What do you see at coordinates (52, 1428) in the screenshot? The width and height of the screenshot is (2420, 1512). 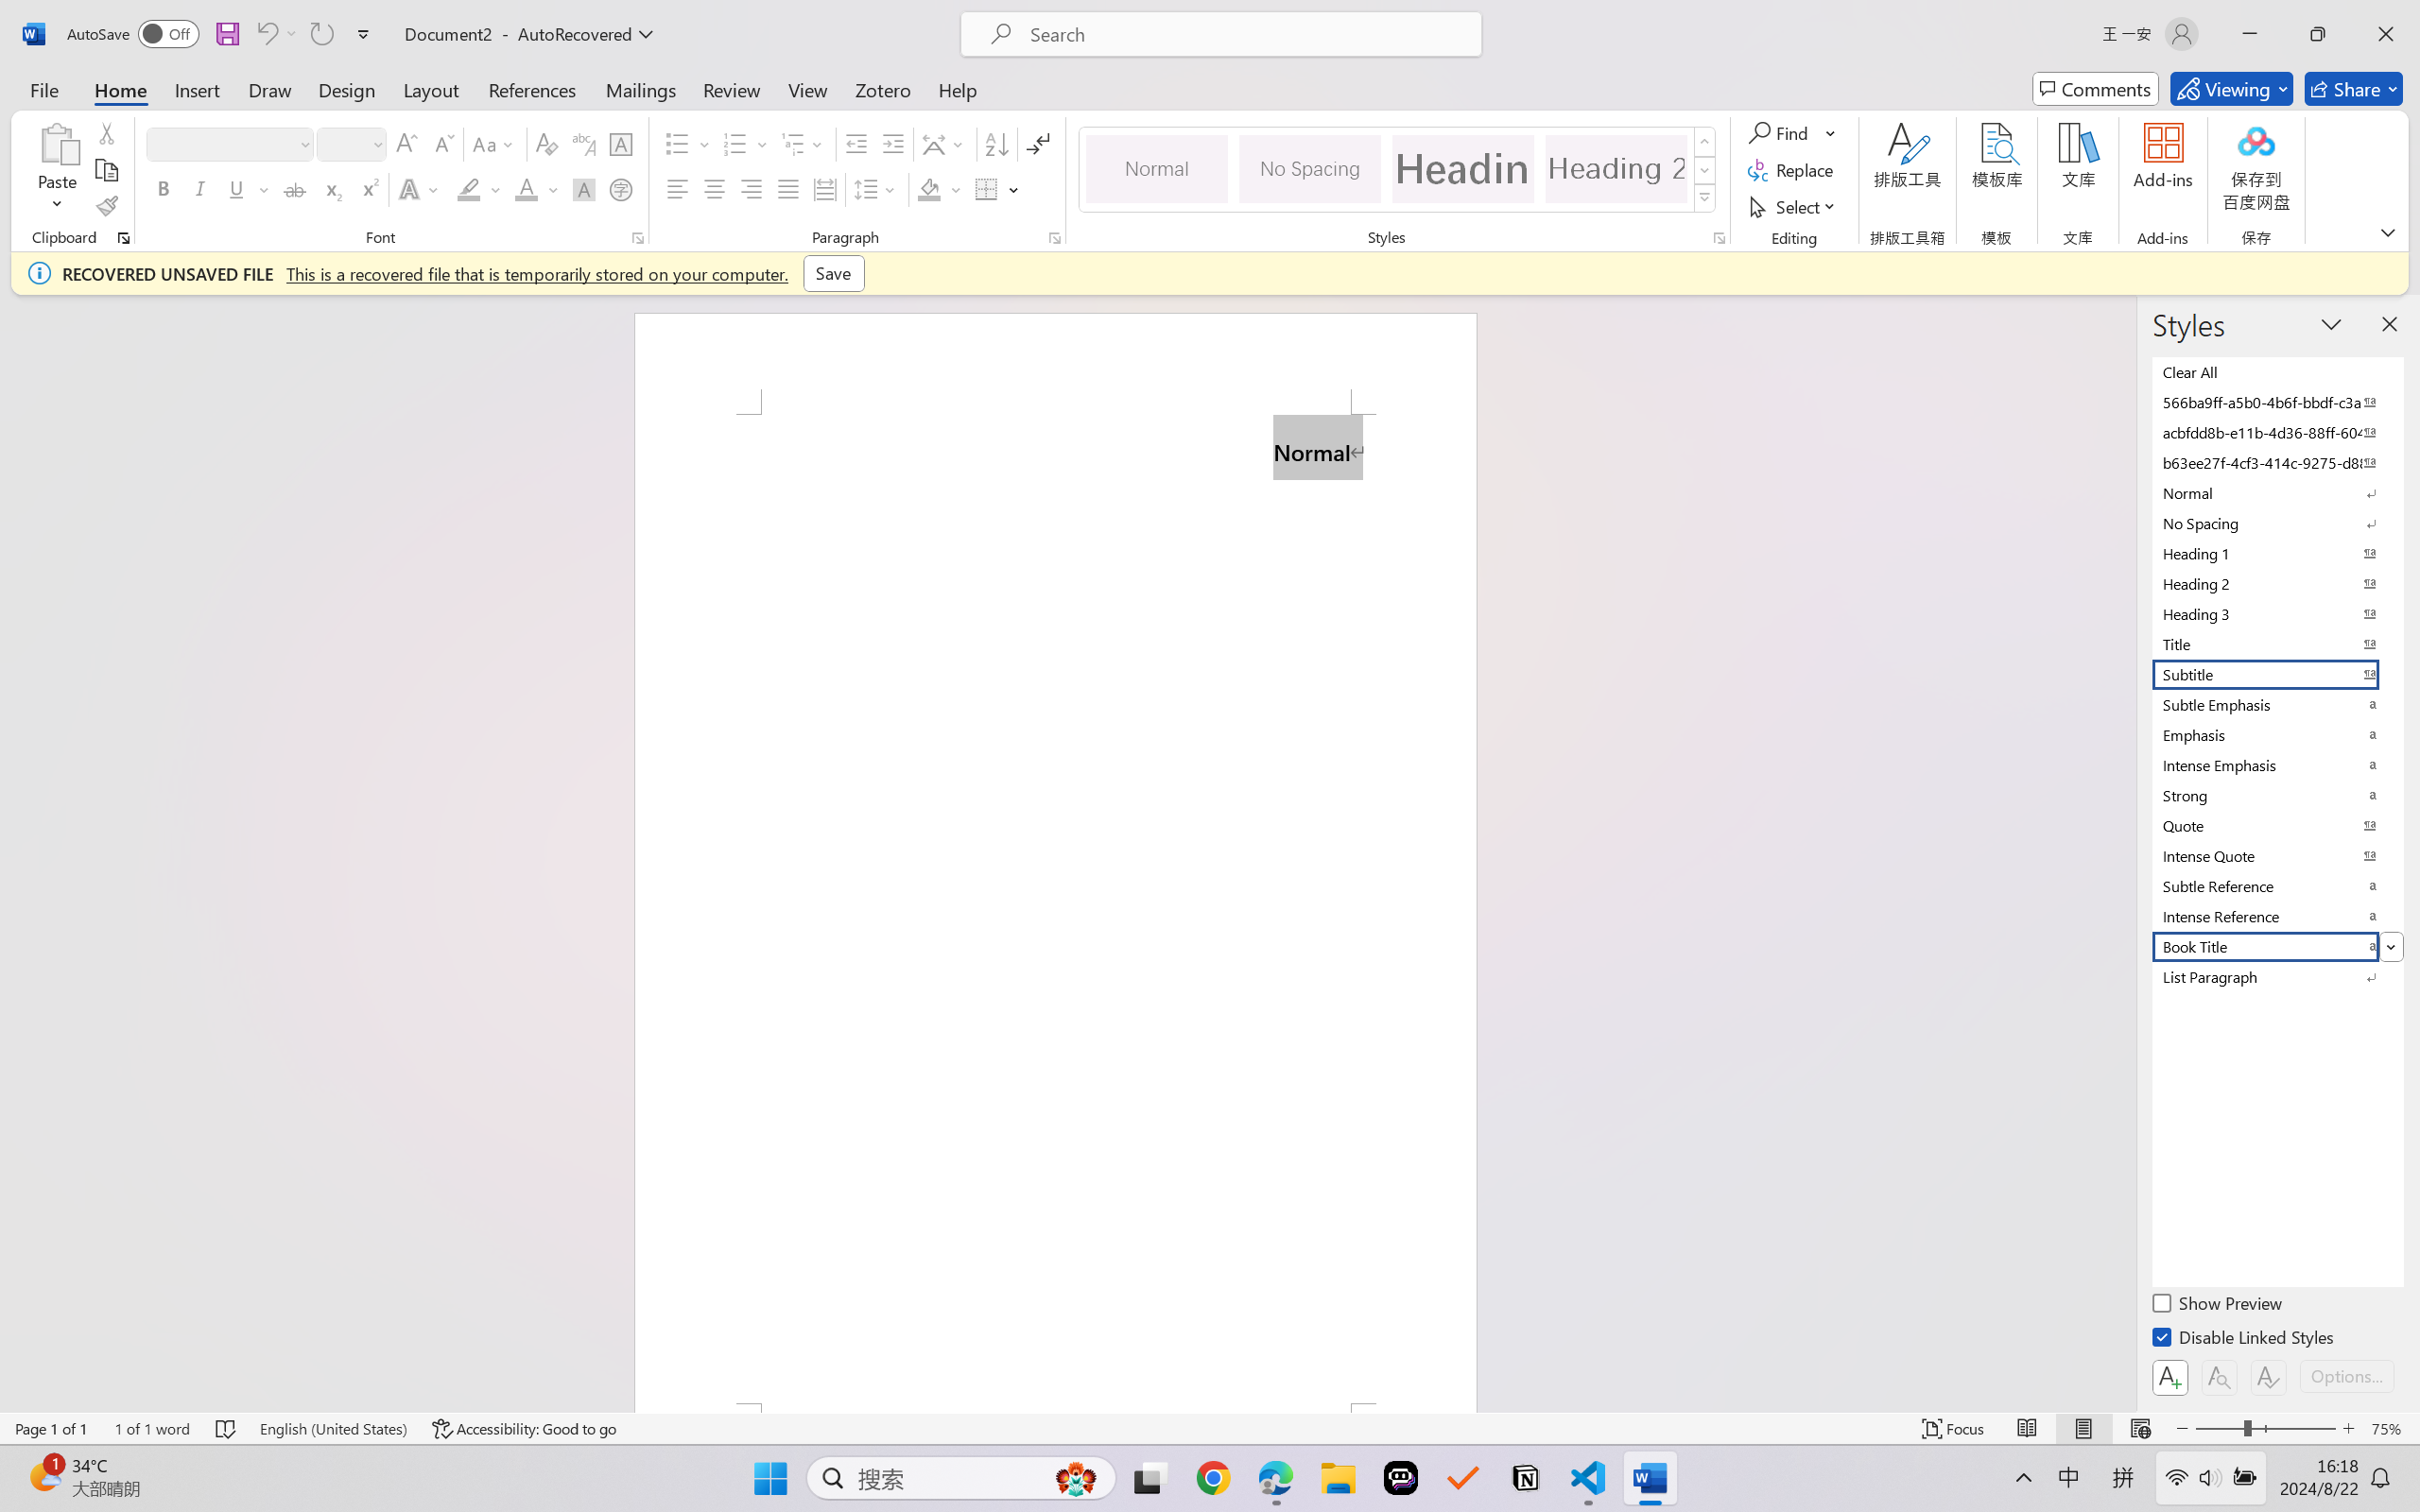 I see `'Page Number Page 1 of 1'` at bounding box center [52, 1428].